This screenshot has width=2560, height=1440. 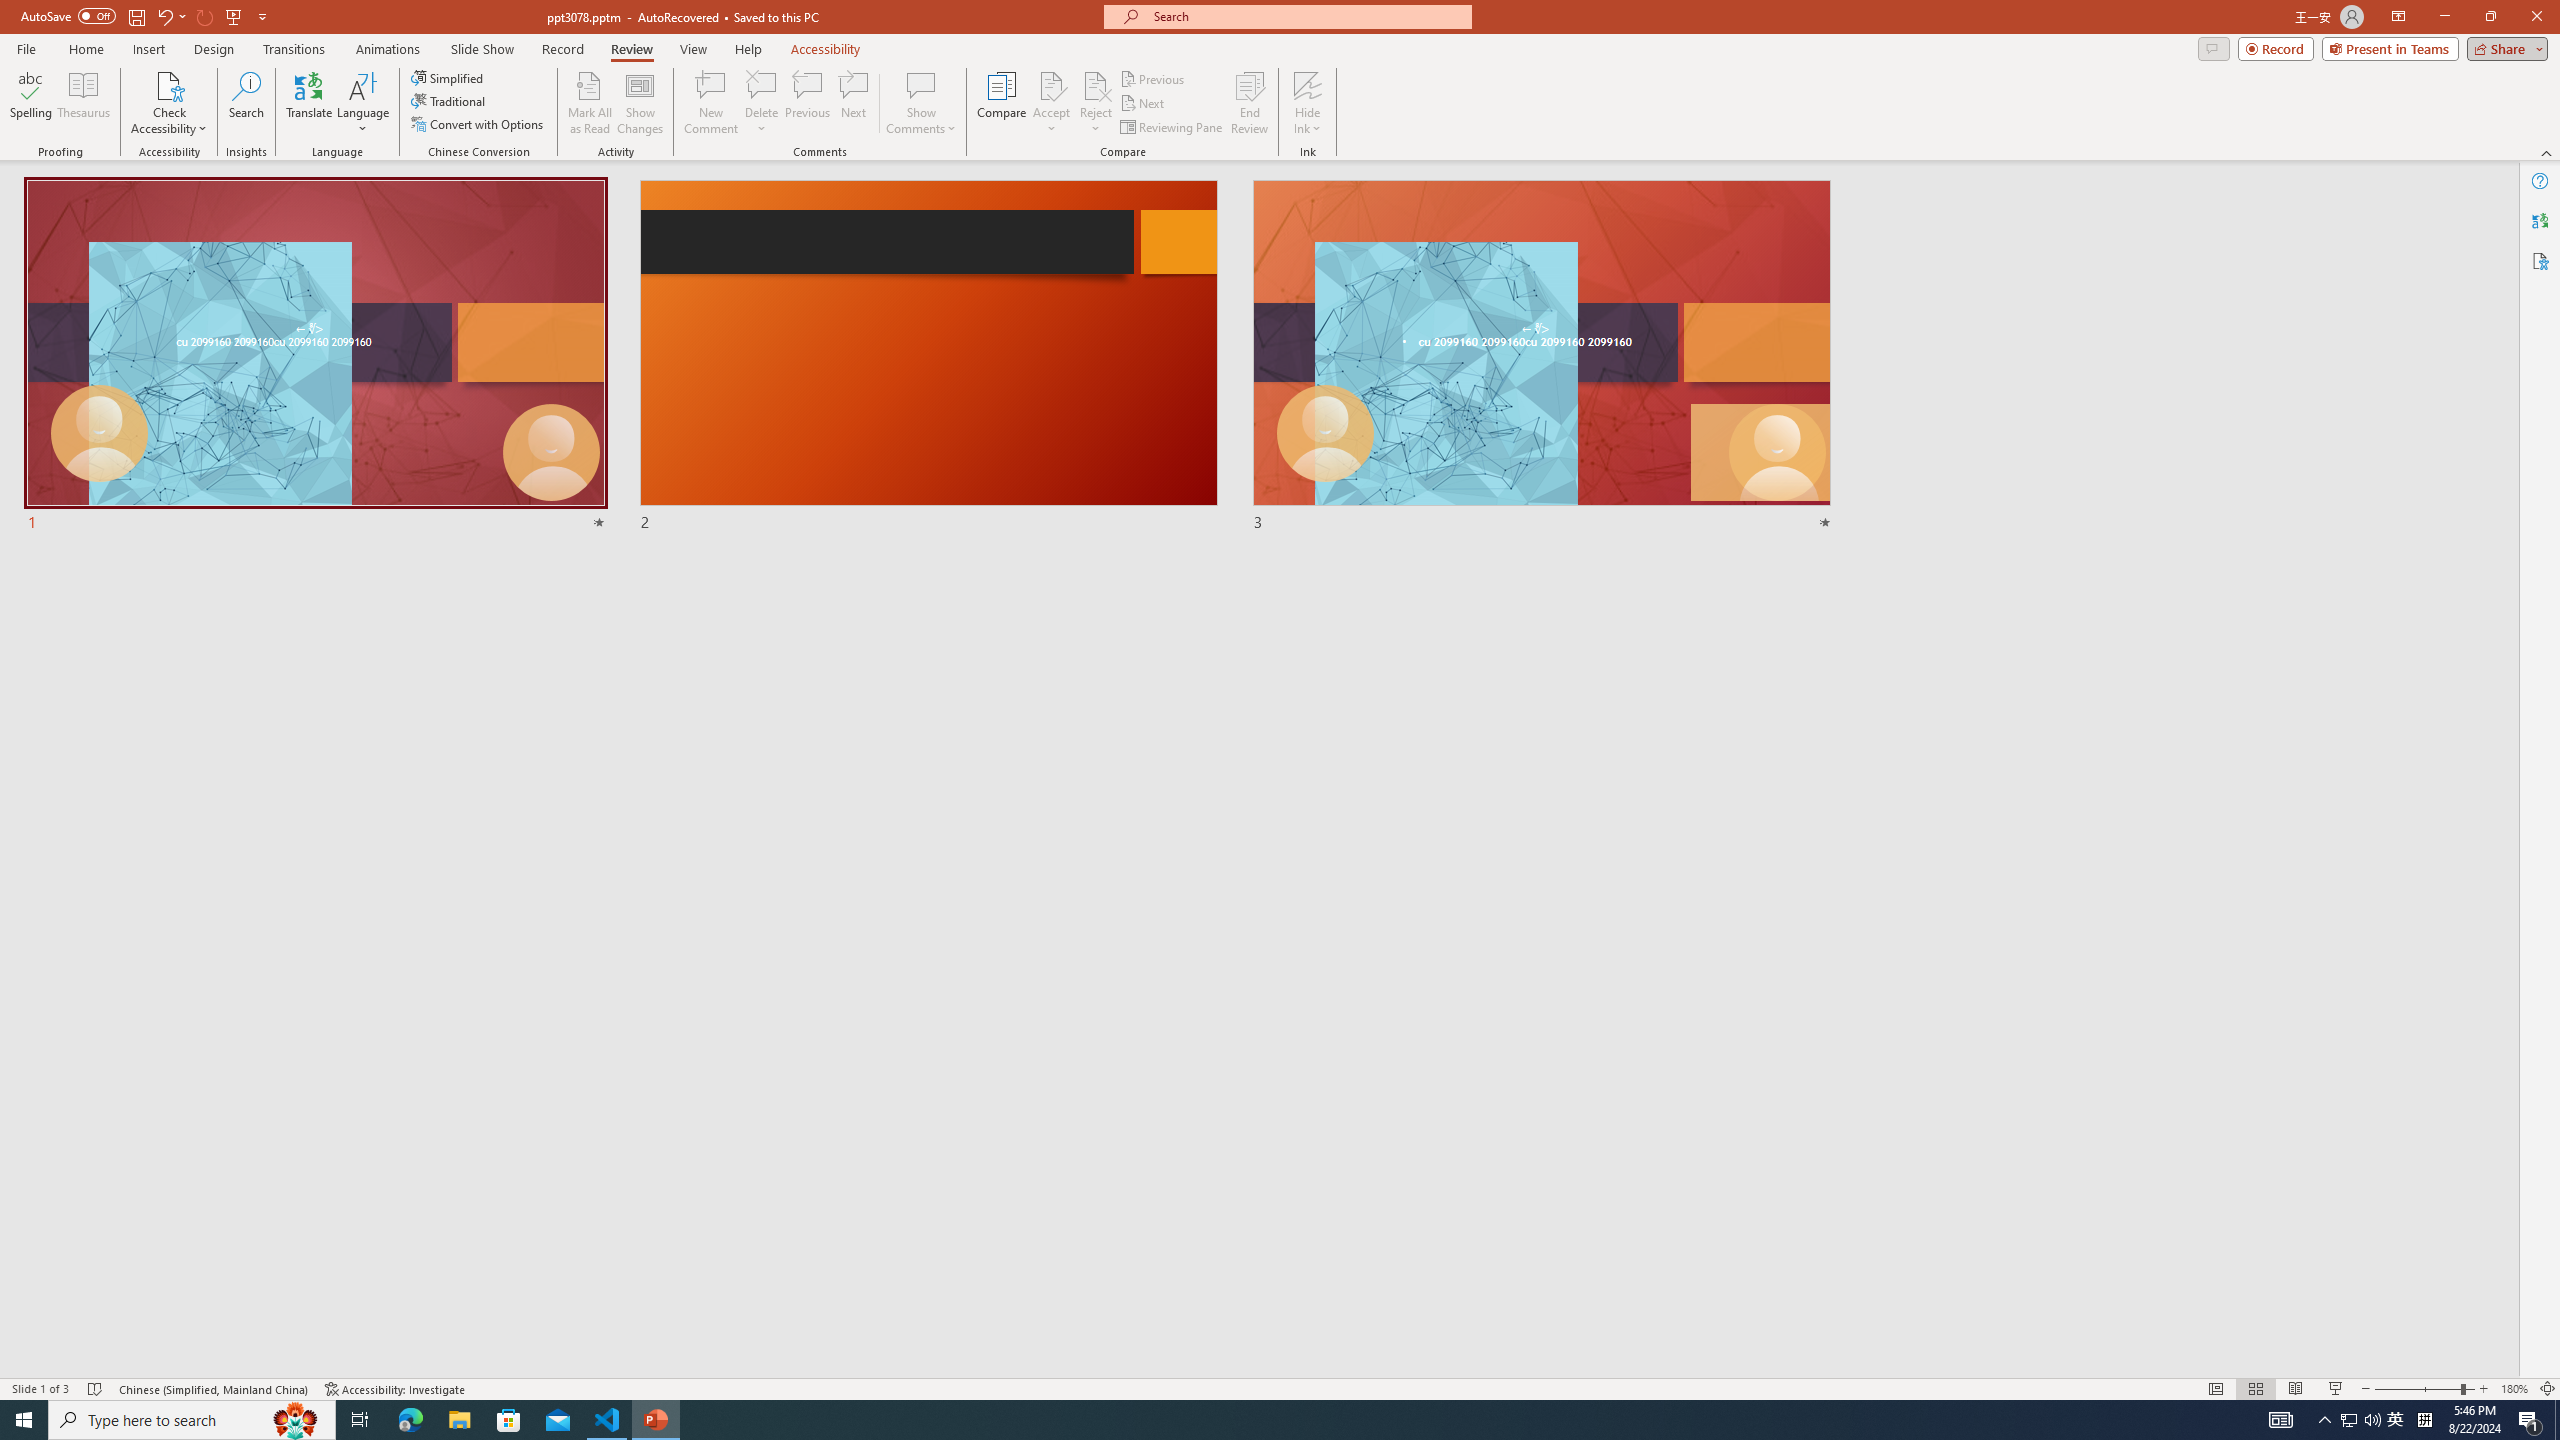 What do you see at coordinates (1308, 84) in the screenshot?
I see `'Hide Ink'` at bounding box center [1308, 84].